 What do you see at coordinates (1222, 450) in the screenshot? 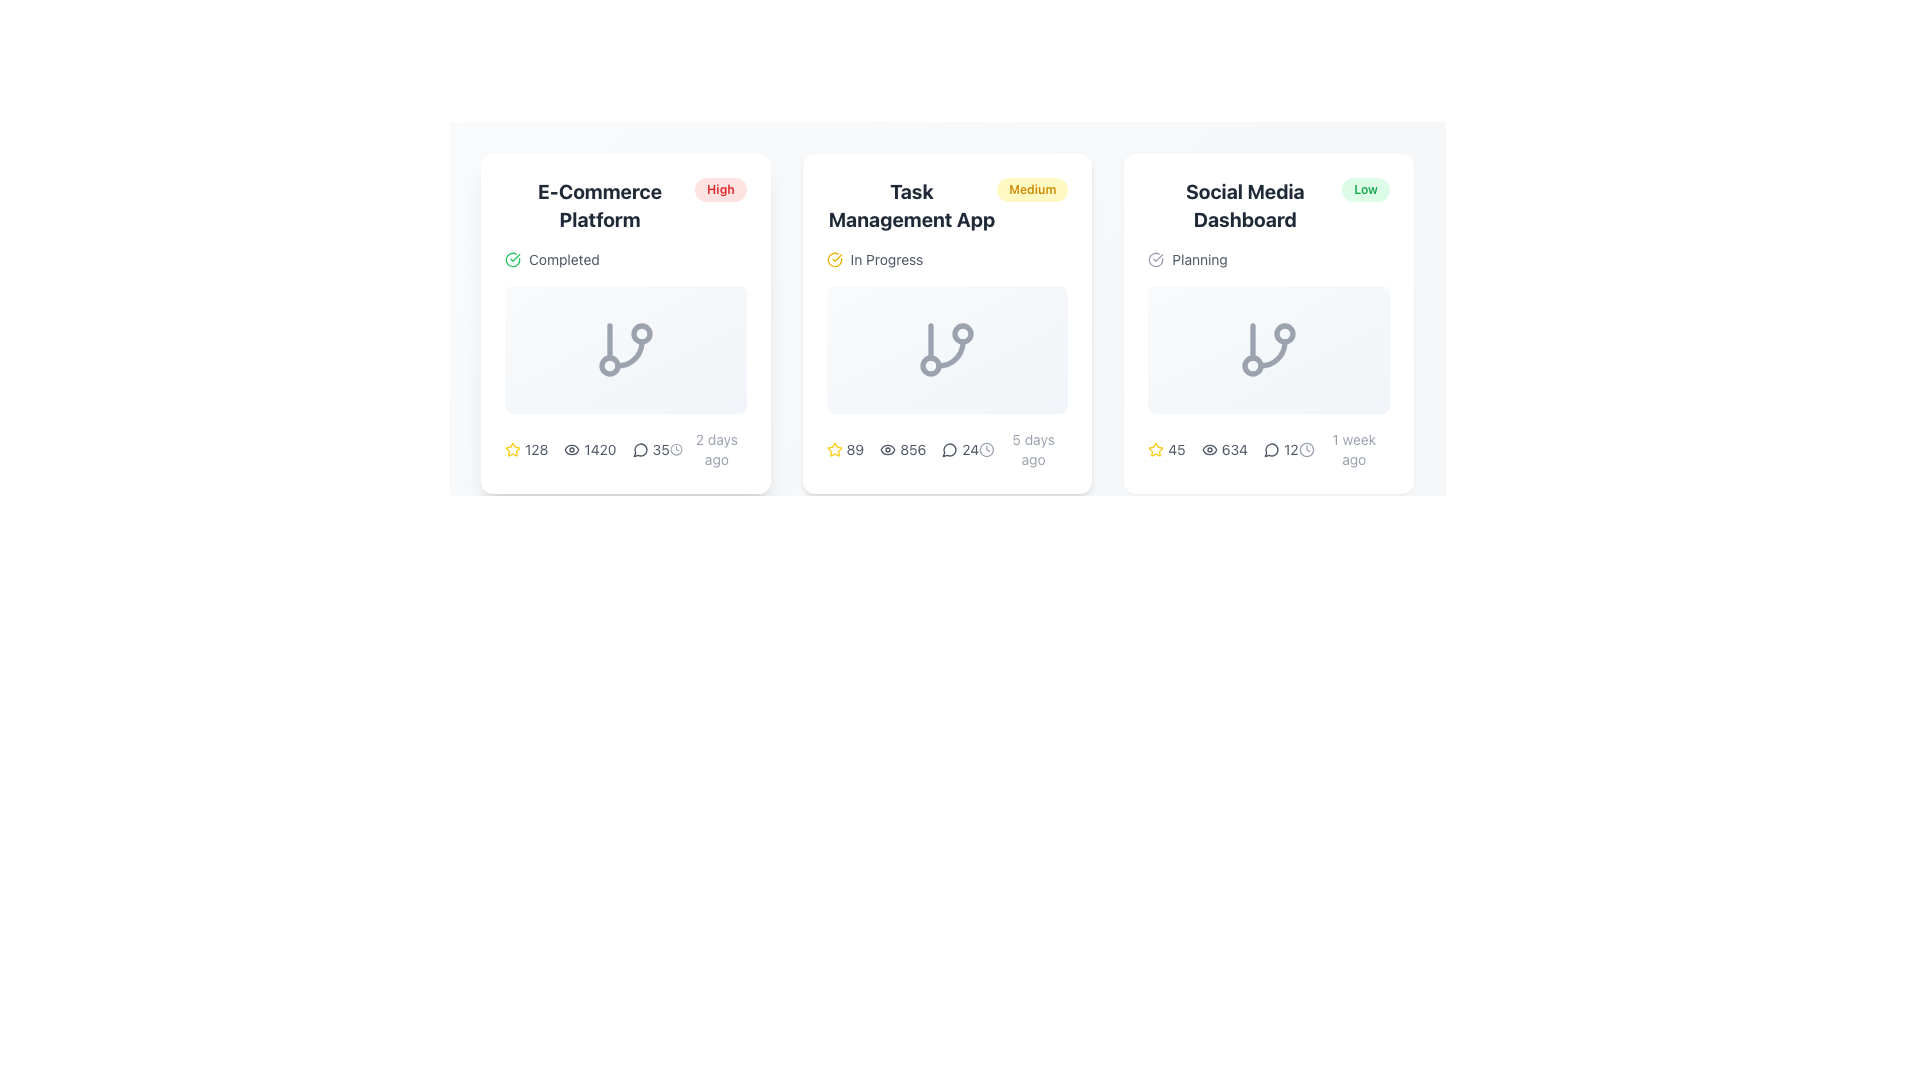
I see `the Statistic display row that shows the text '4563412', featuring icons for a star with '45', an eye with '634', and a speech bubble with '12', located at the bottom section of the 'Social Media Dashboard' card` at bounding box center [1222, 450].